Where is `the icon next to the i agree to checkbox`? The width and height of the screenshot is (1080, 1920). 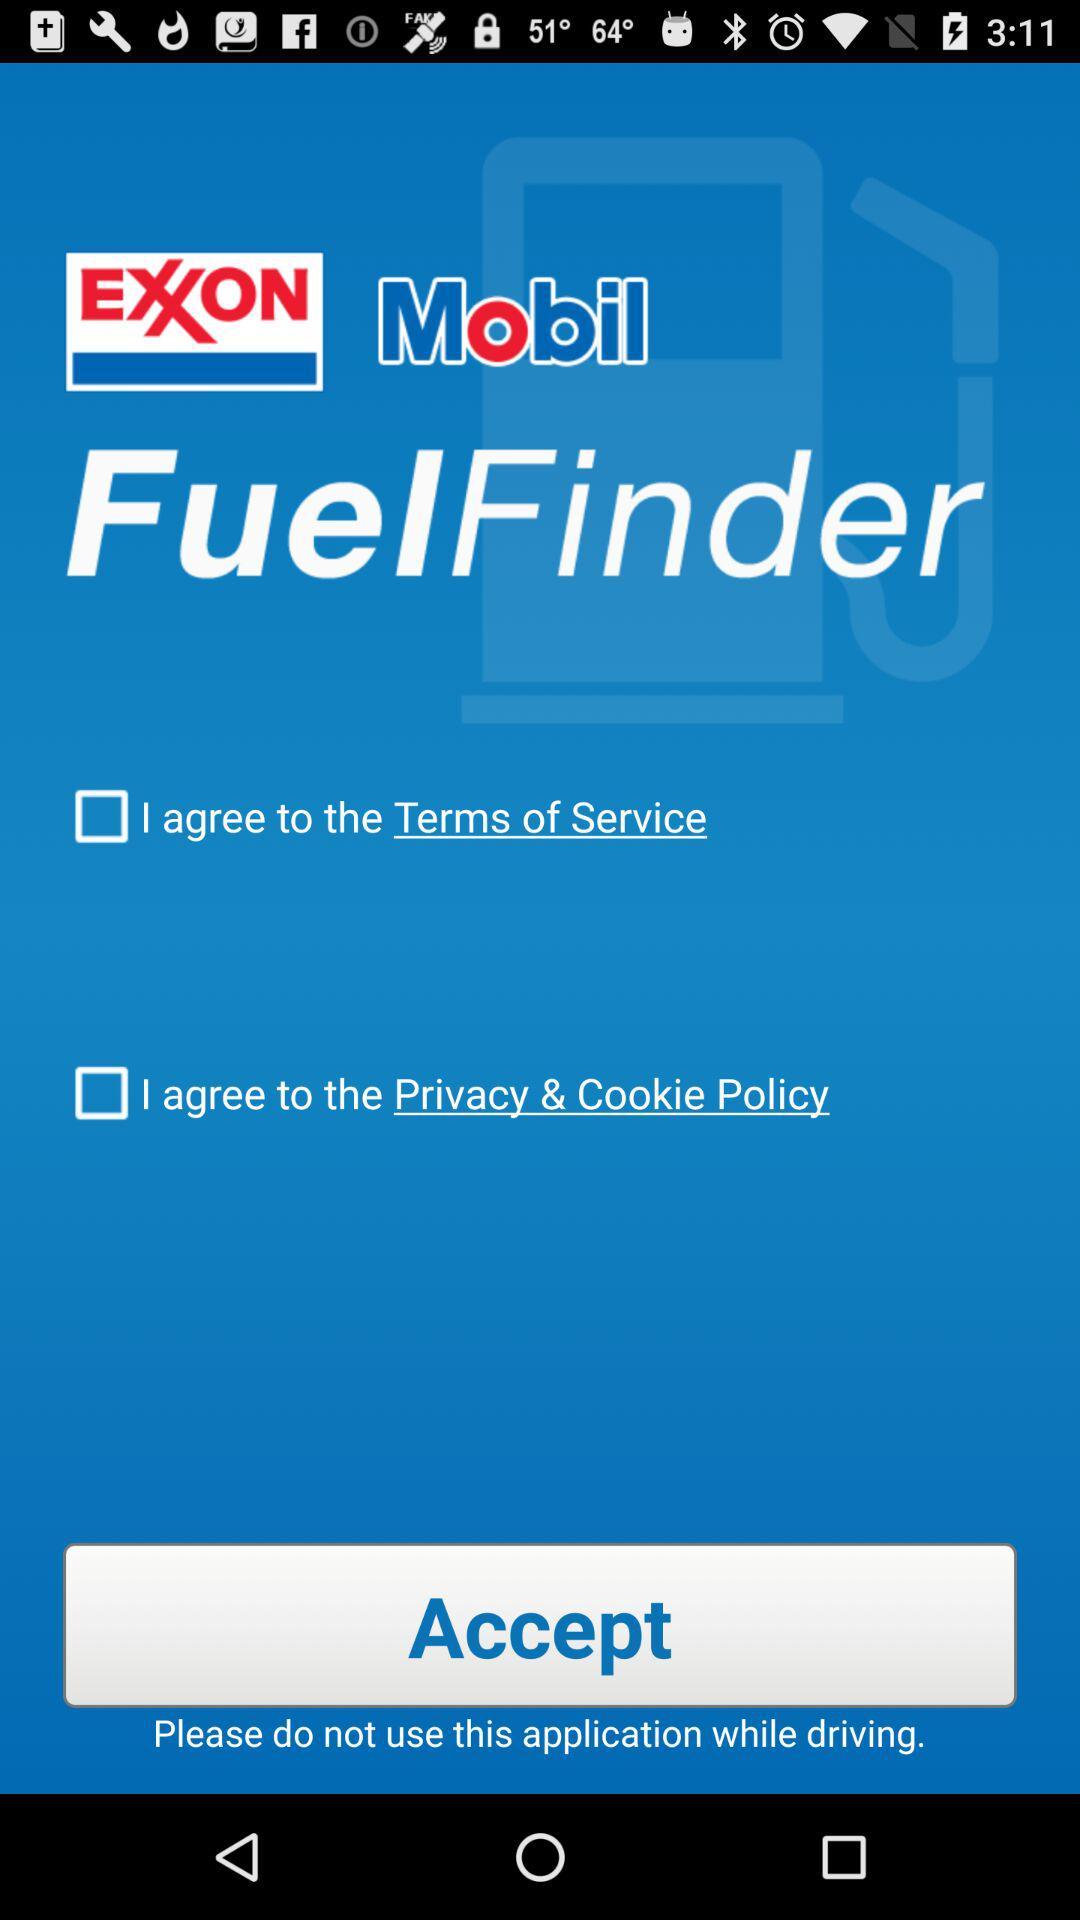 the icon next to the i agree to checkbox is located at coordinates (545, 816).